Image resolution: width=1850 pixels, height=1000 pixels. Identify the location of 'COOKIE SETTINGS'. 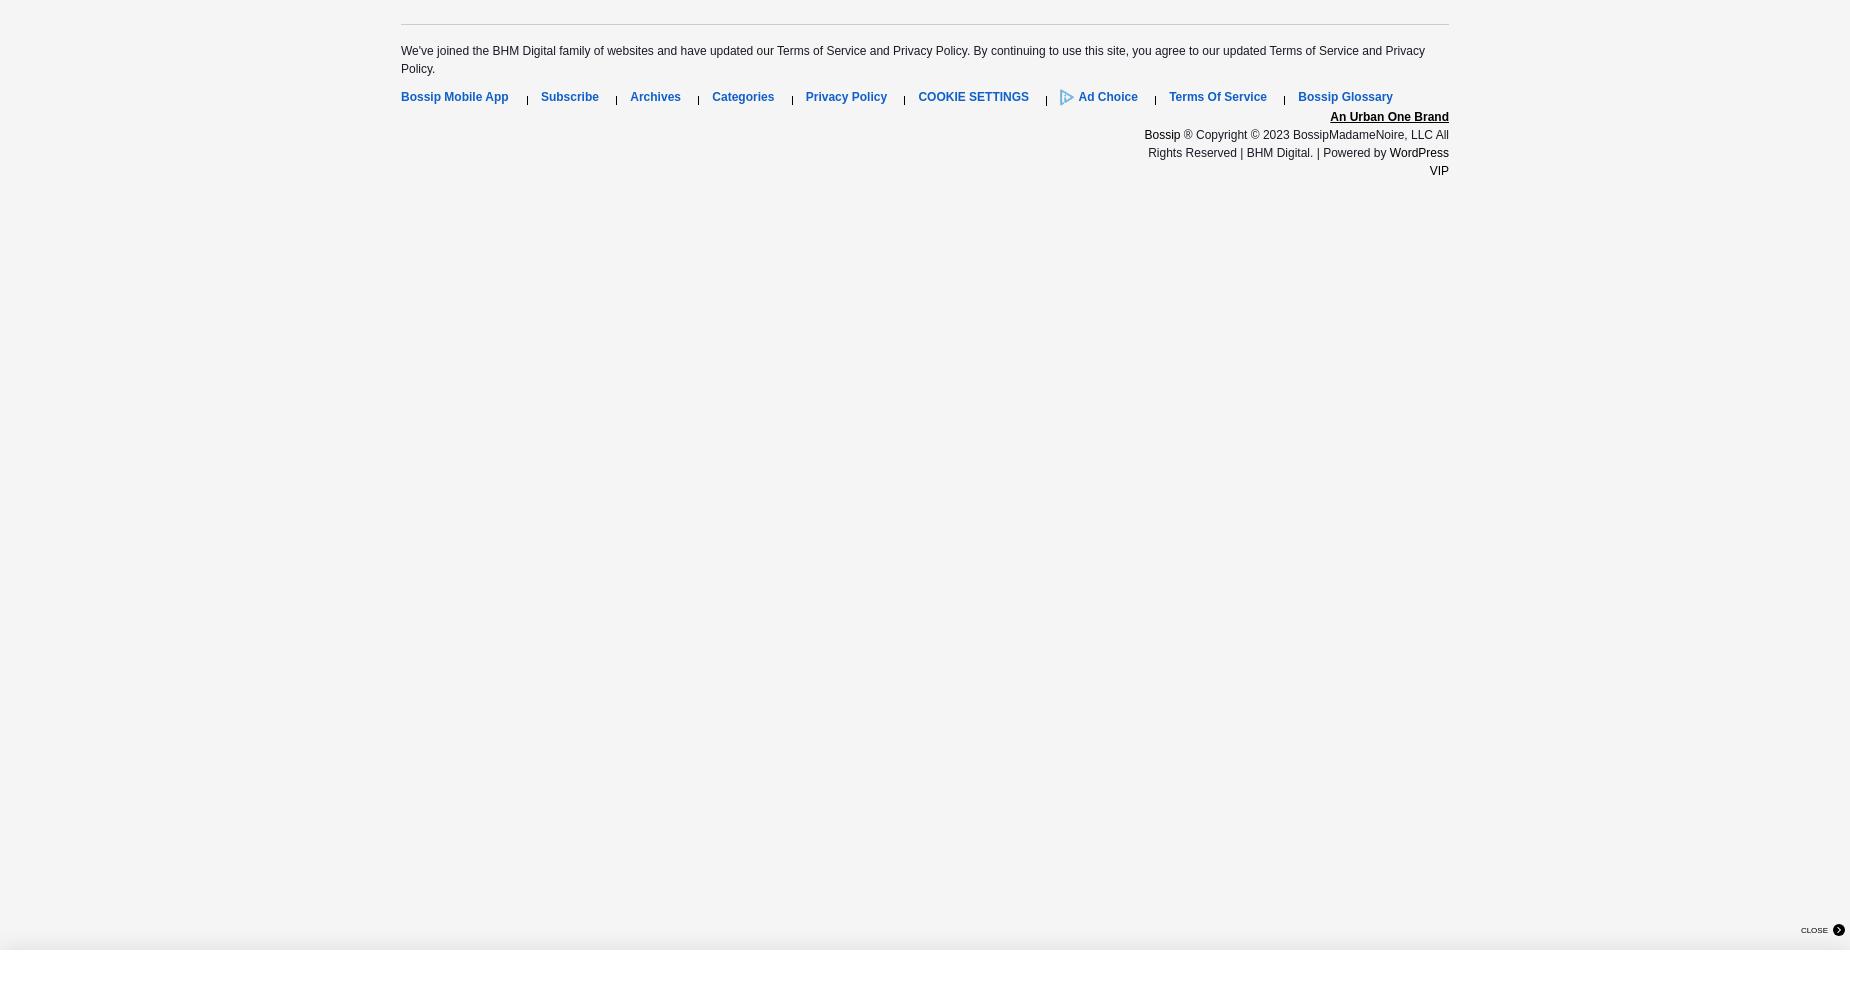
(972, 95).